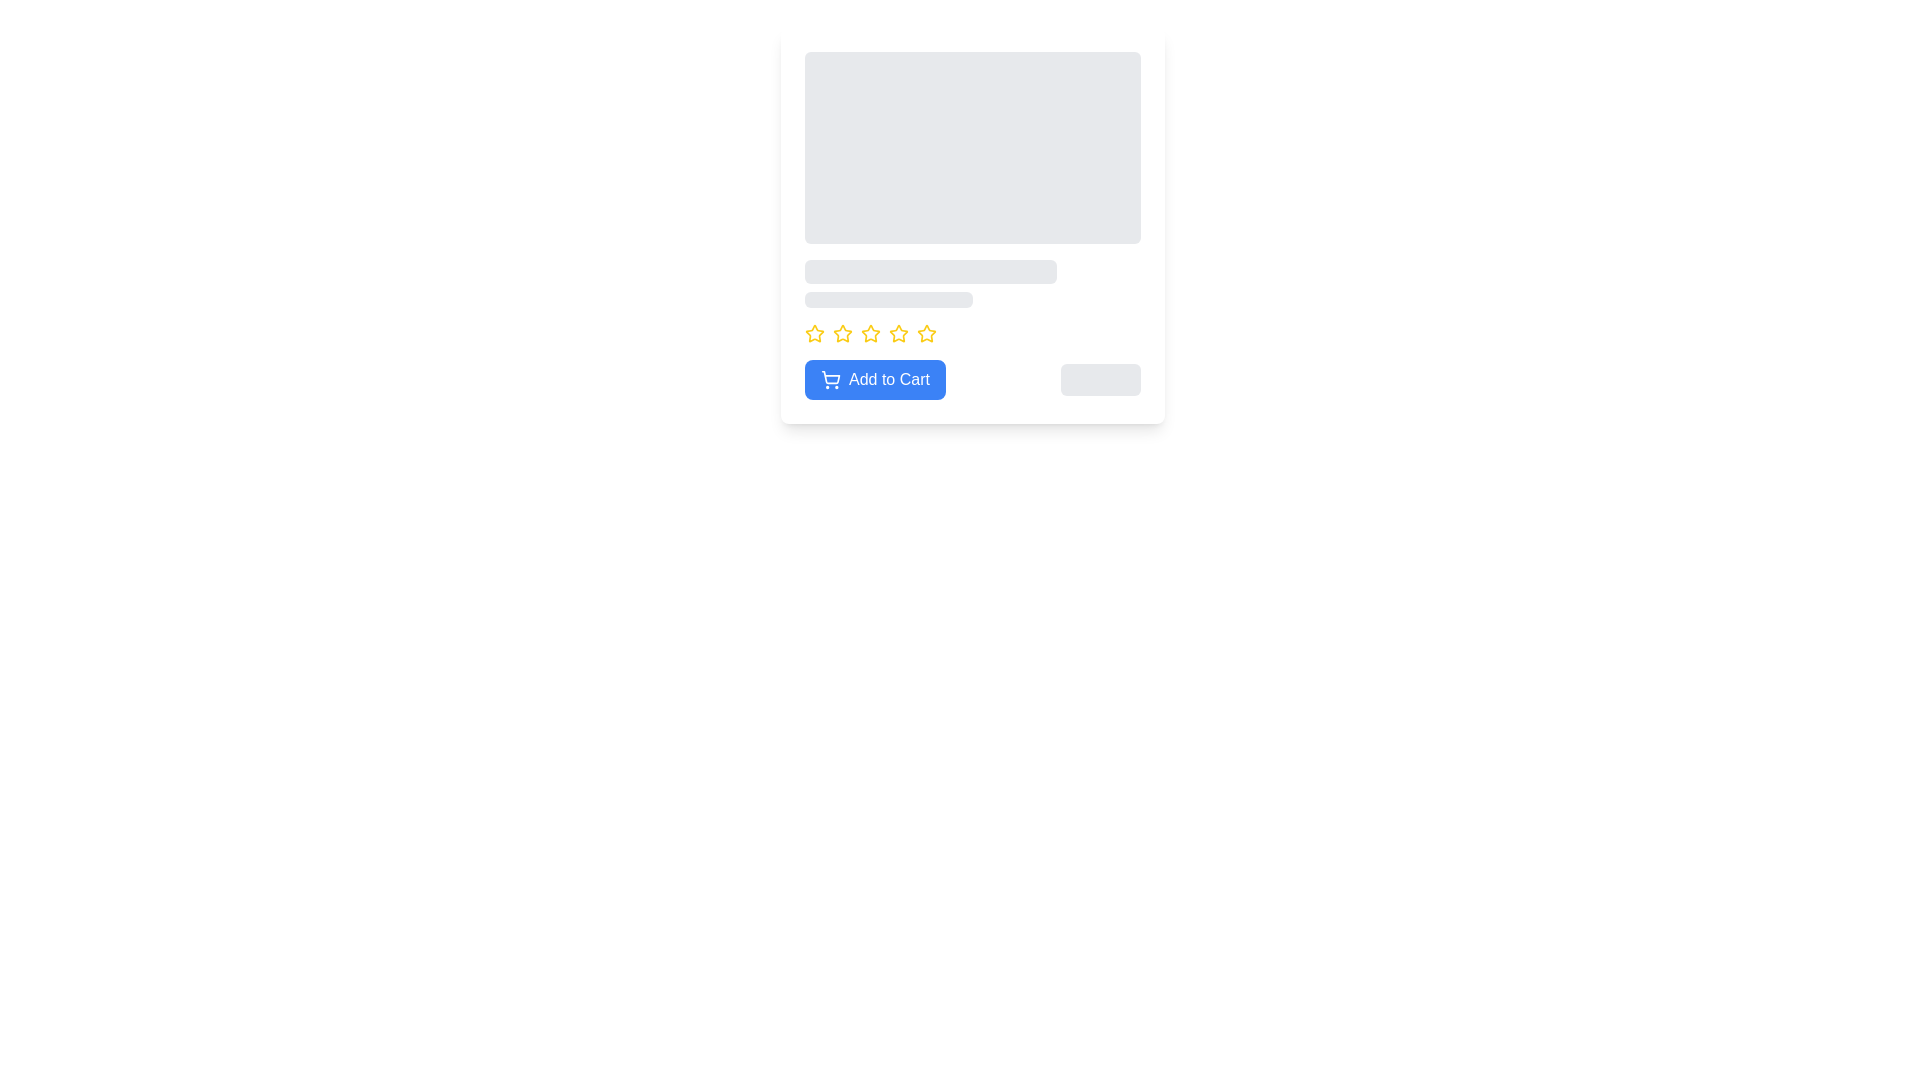  What do you see at coordinates (973, 333) in the screenshot?
I see `the stars in the rating component located in the middle of the card, below the two gray bars and above the blue 'Add to Cart' button` at bounding box center [973, 333].